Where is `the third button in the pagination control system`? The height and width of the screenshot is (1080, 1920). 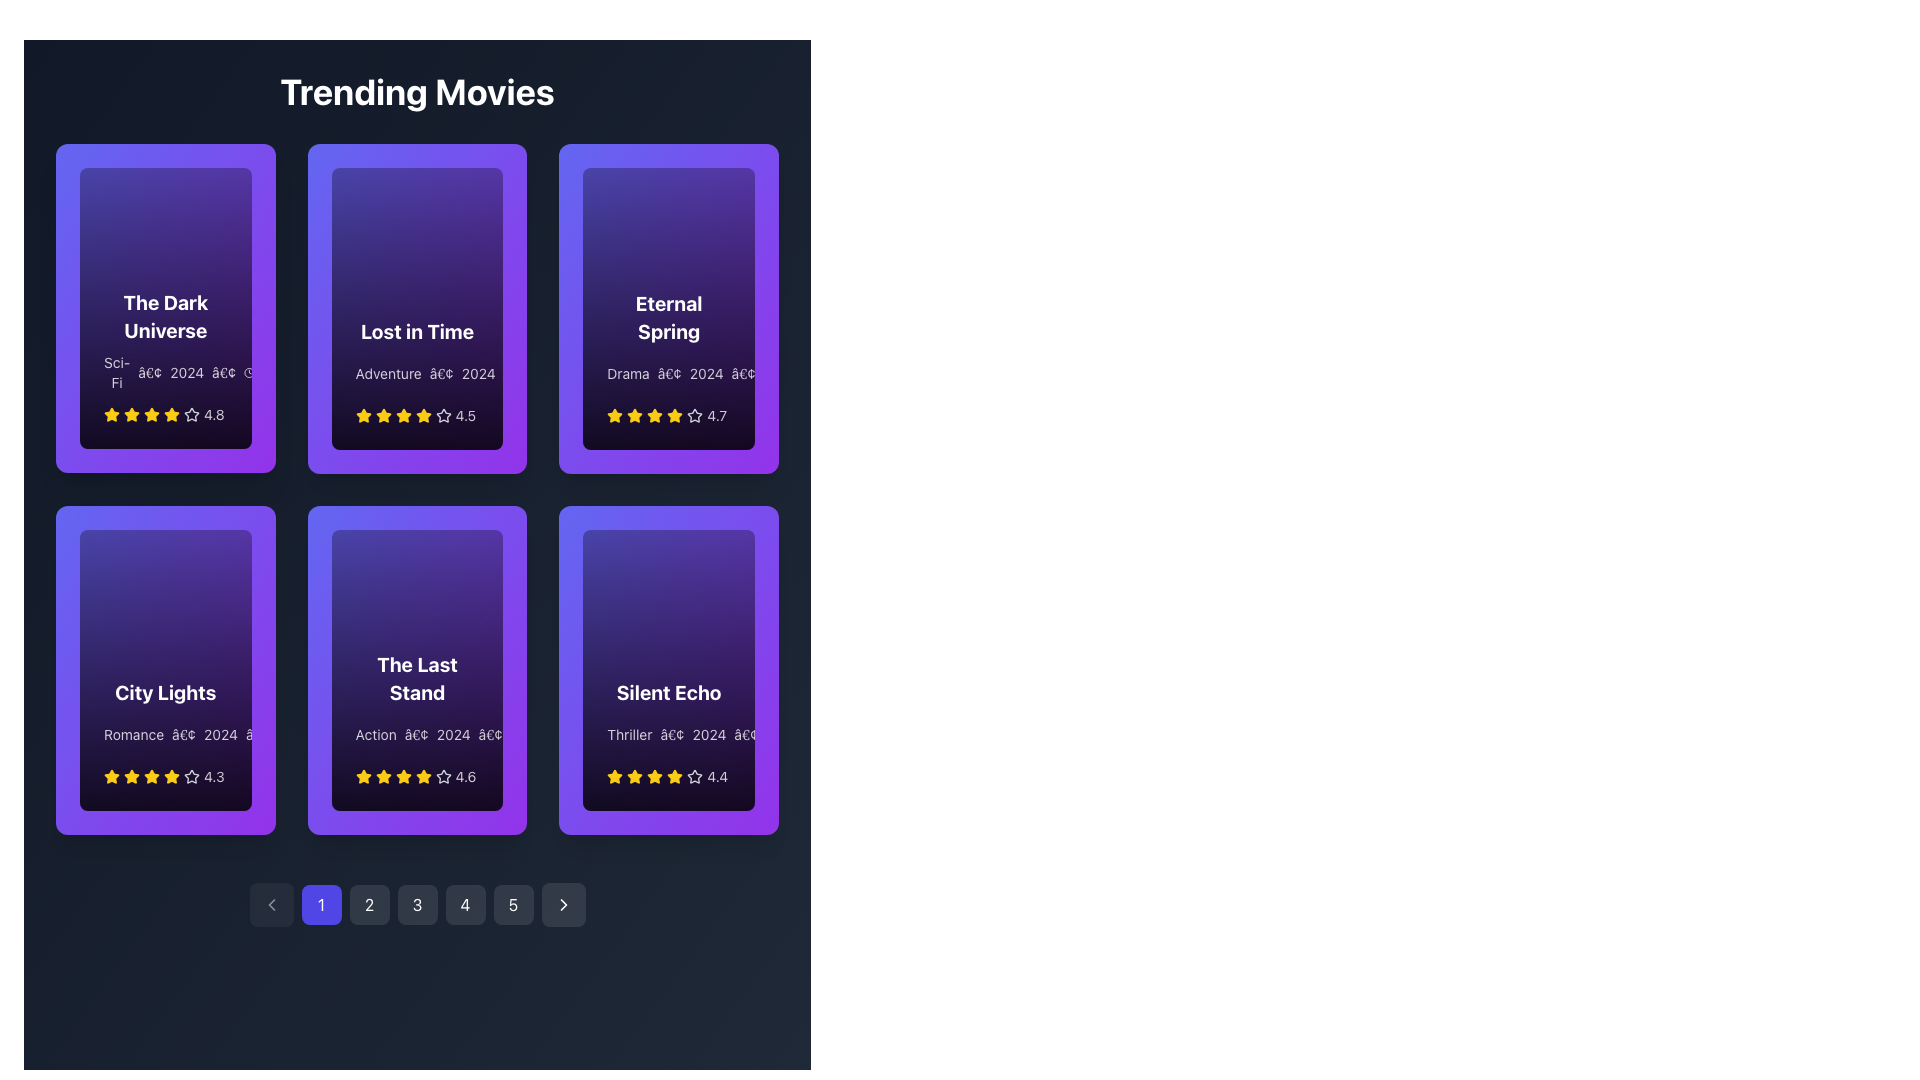
the third button in the pagination control system is located at coordinates (416, 905).